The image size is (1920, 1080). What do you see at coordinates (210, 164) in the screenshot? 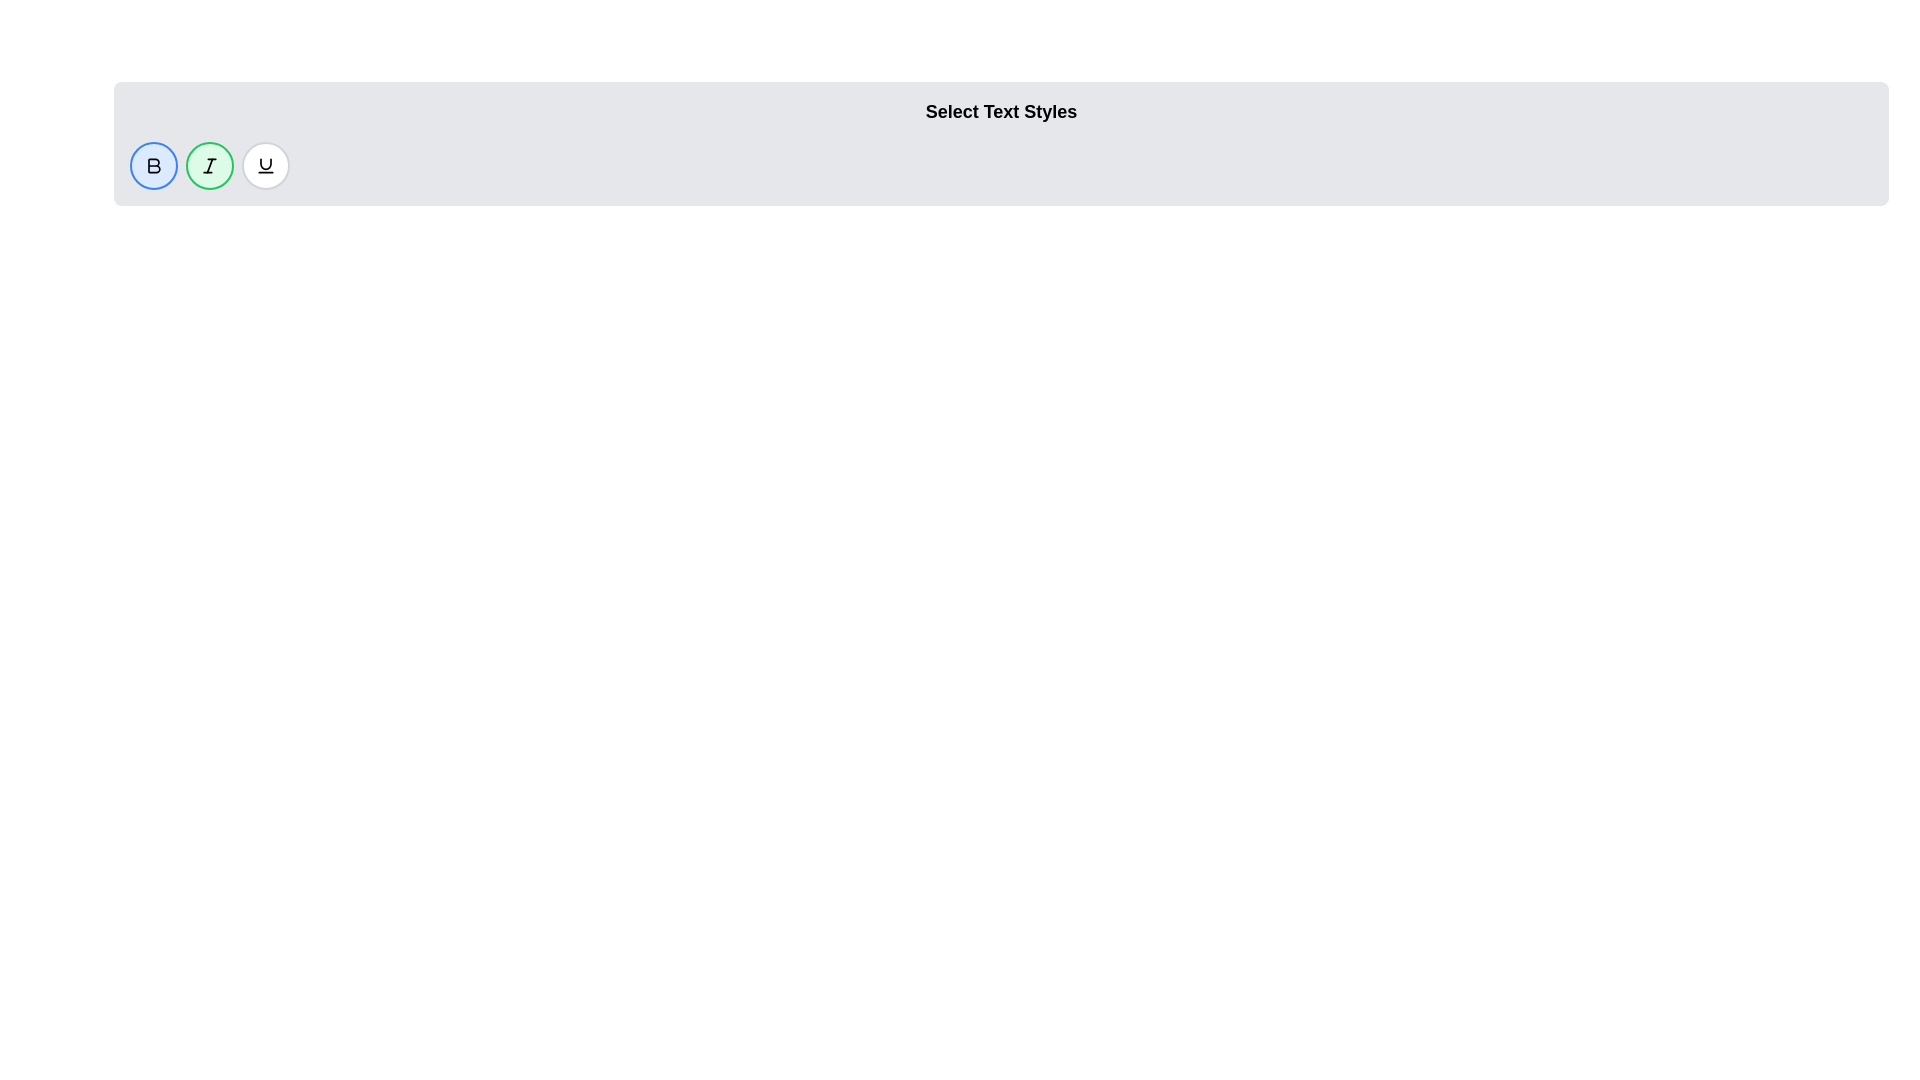
I see `the circular button containing an icon` at bounding box center [210, 164].